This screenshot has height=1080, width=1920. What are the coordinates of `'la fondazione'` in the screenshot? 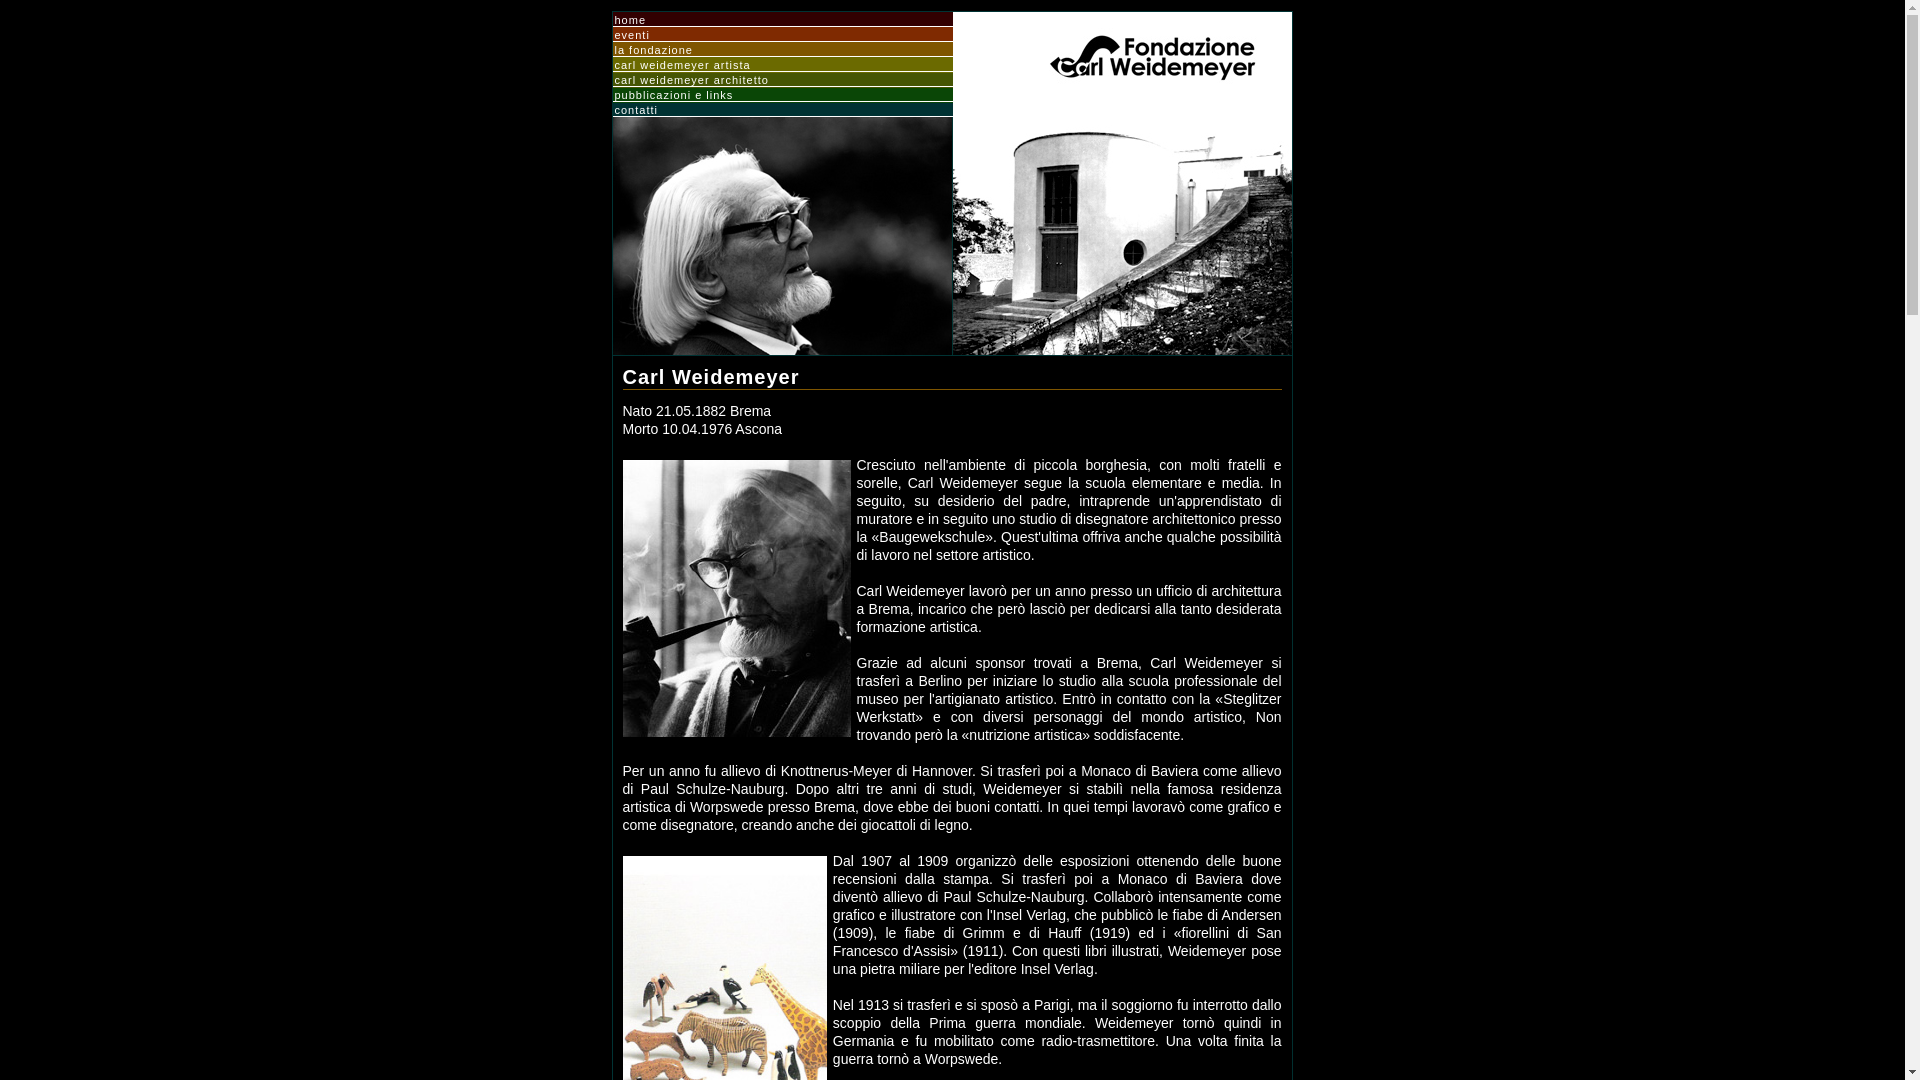 It's located at (781, 49).